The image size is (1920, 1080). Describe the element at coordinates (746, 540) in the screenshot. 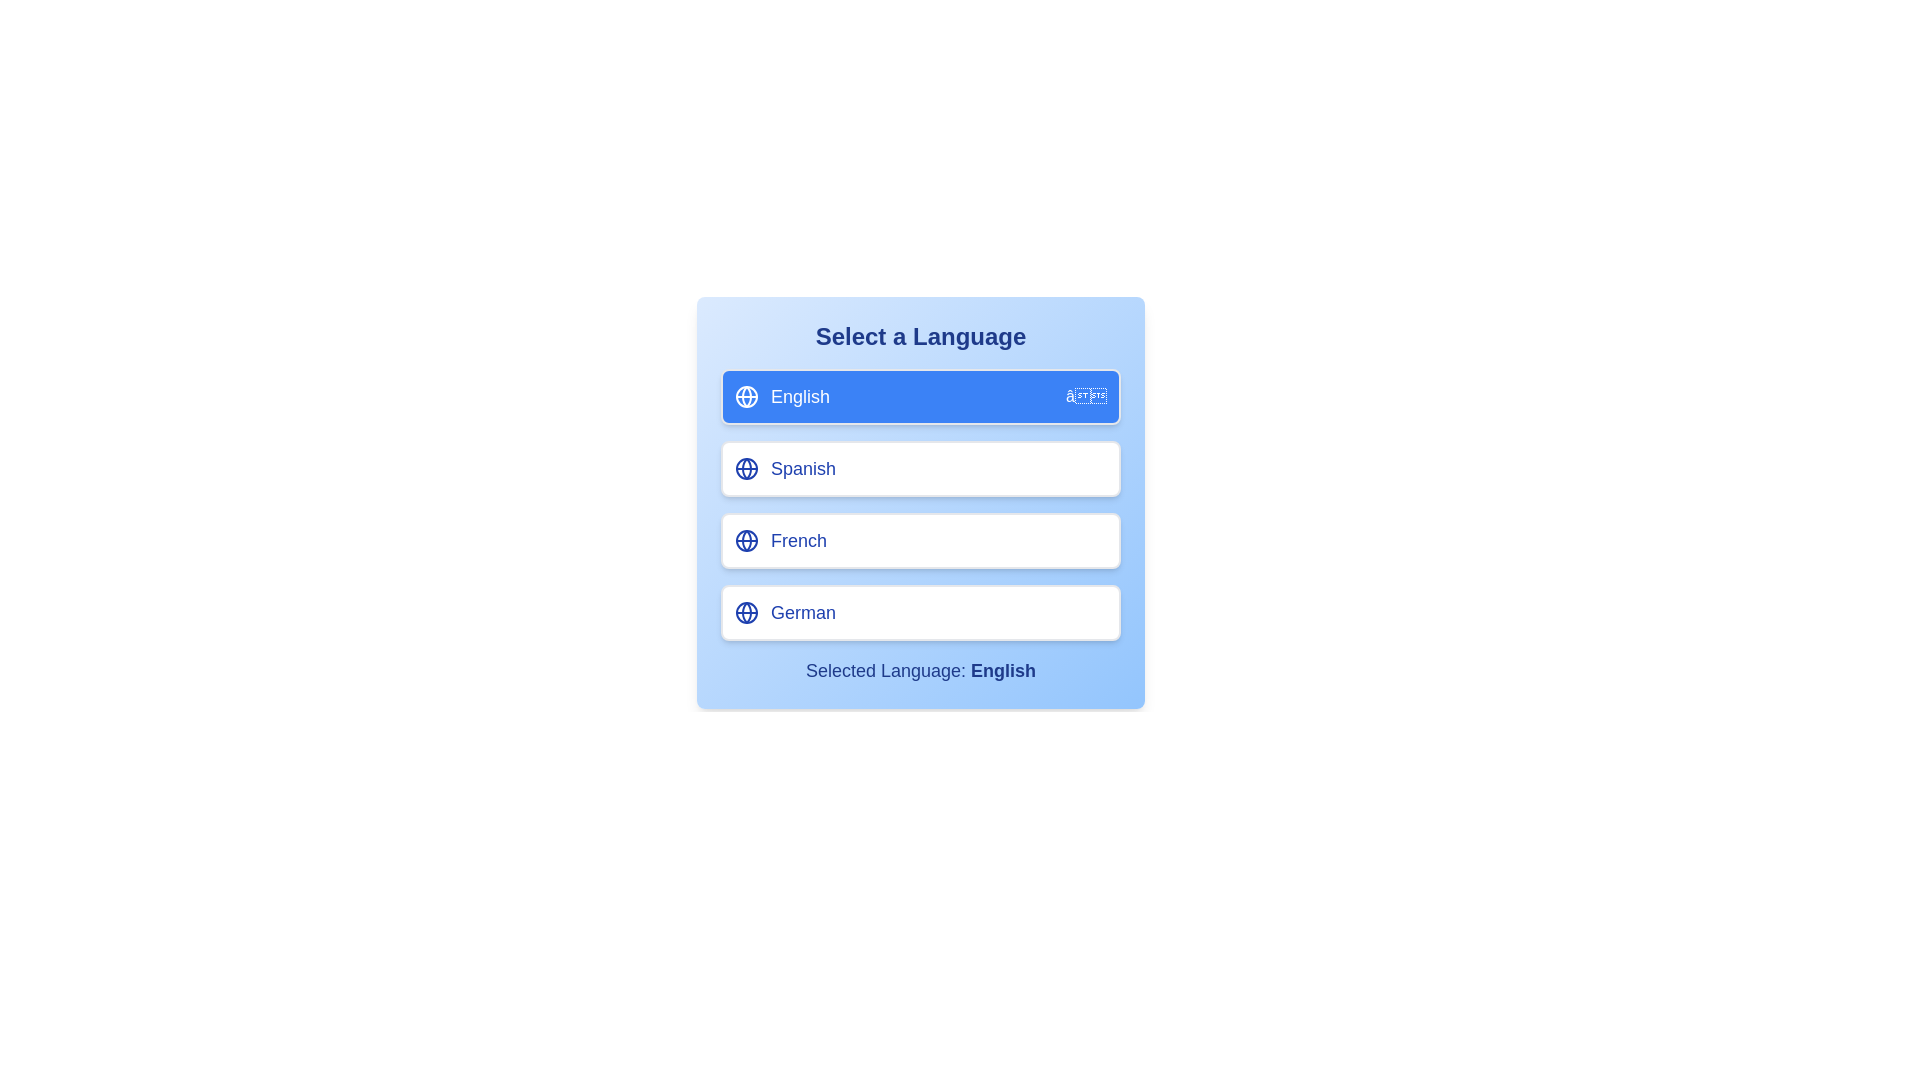

I see `the curved line of the globe icon, which divides the icon into two hemispheres` at that location.